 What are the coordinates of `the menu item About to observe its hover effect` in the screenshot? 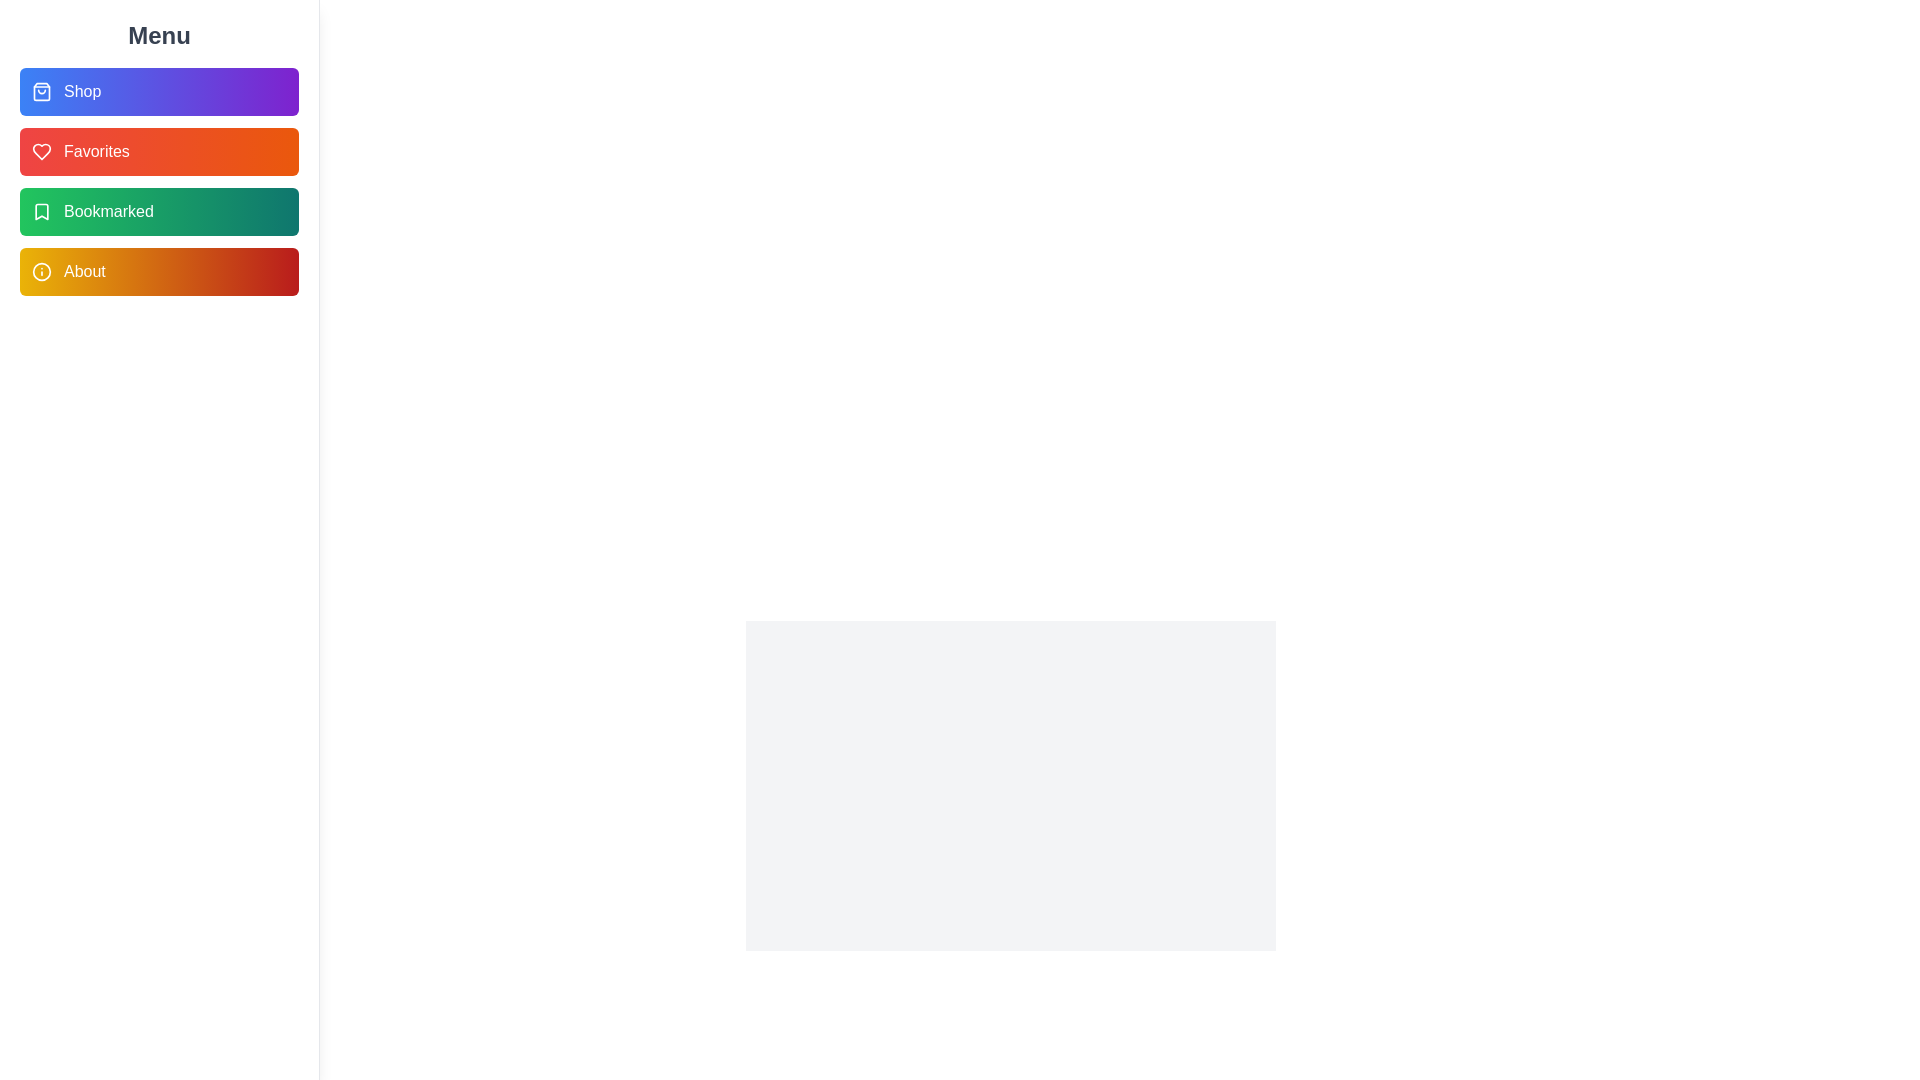 It's located at (158, 272).